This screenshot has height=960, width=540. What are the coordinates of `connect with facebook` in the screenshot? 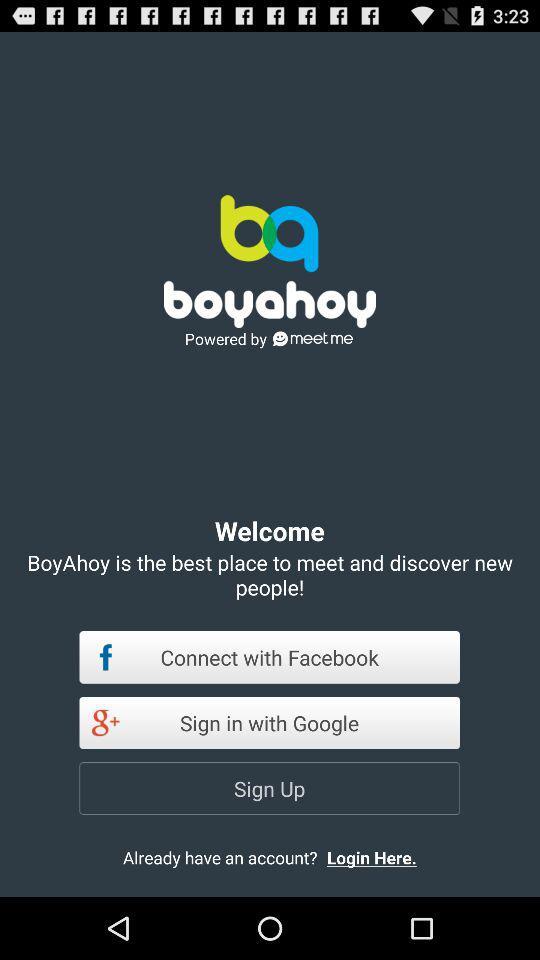 It's located at (269, 656).